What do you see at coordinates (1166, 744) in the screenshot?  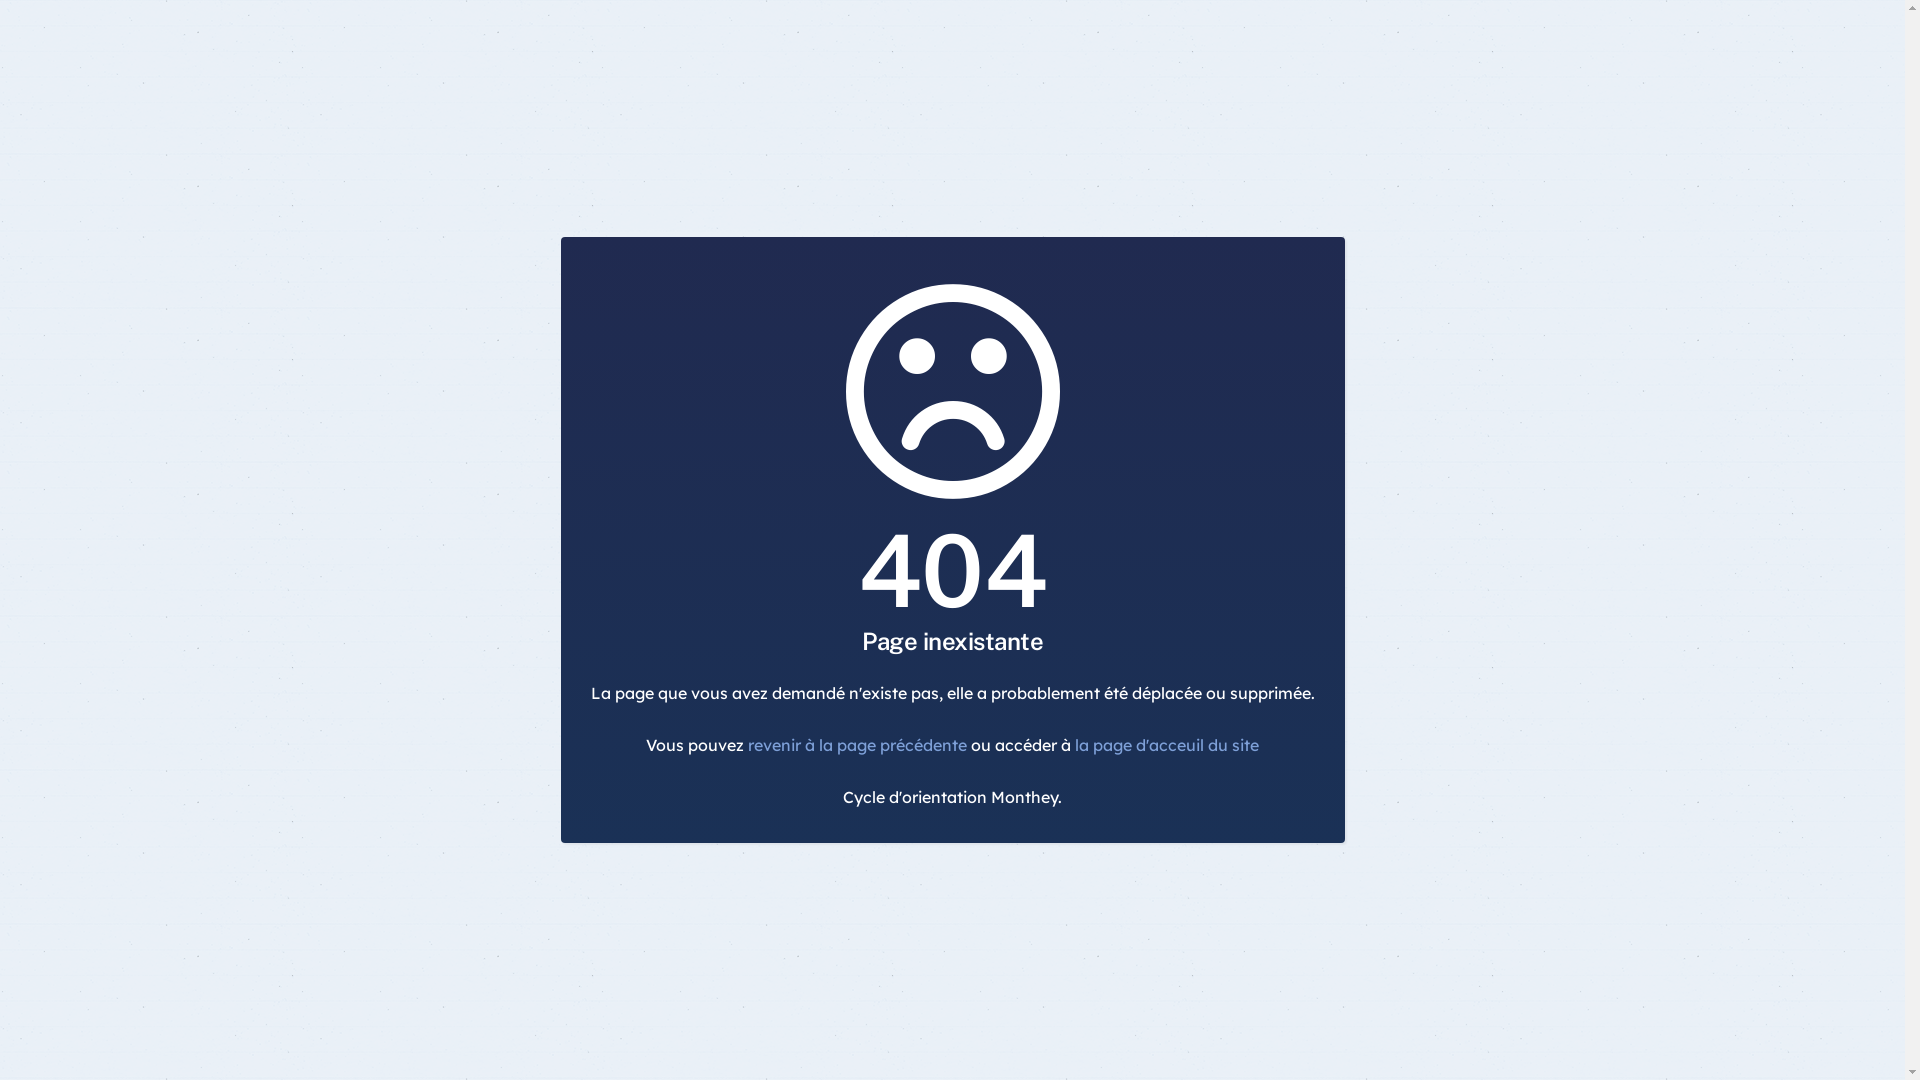 I see `'la page d'acceuil du site'` at bounding box center [1166, 744].